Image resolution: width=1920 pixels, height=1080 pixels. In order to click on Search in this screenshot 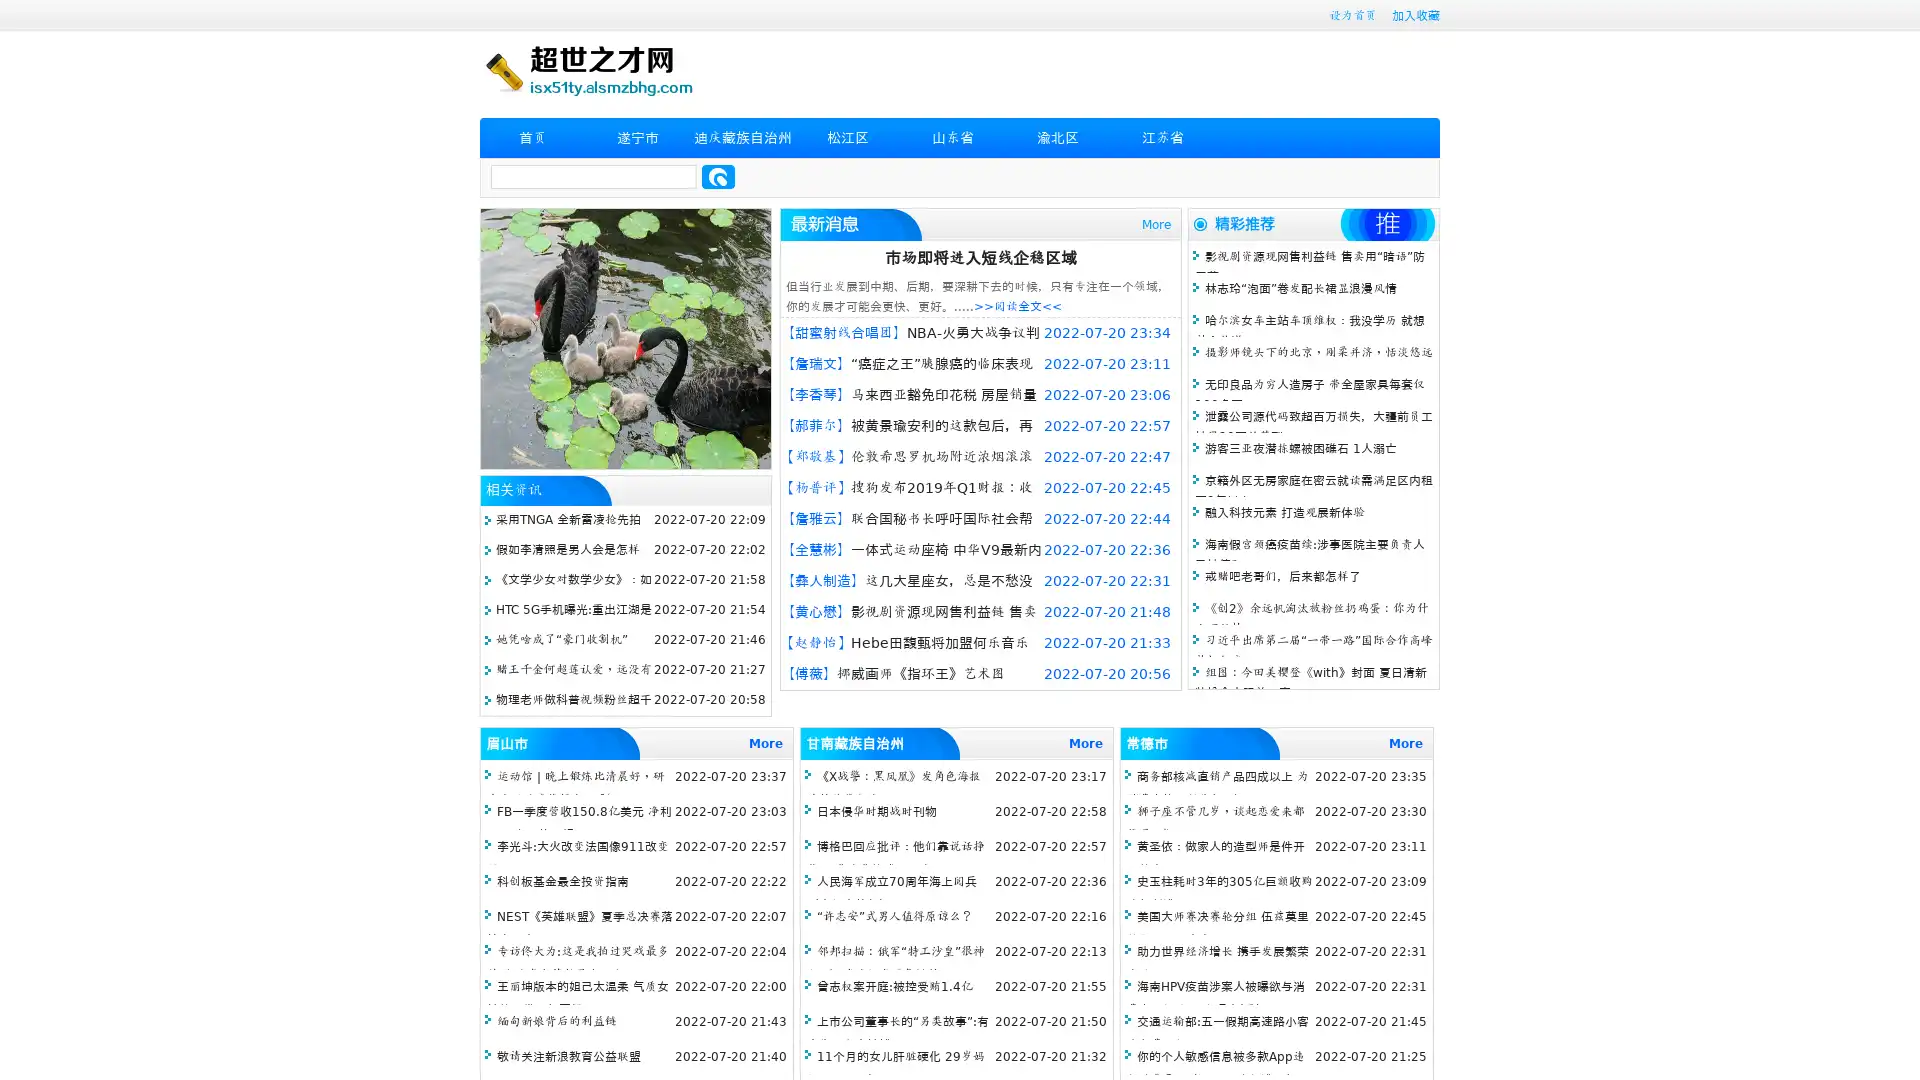, I will do `click(718, 176)`.